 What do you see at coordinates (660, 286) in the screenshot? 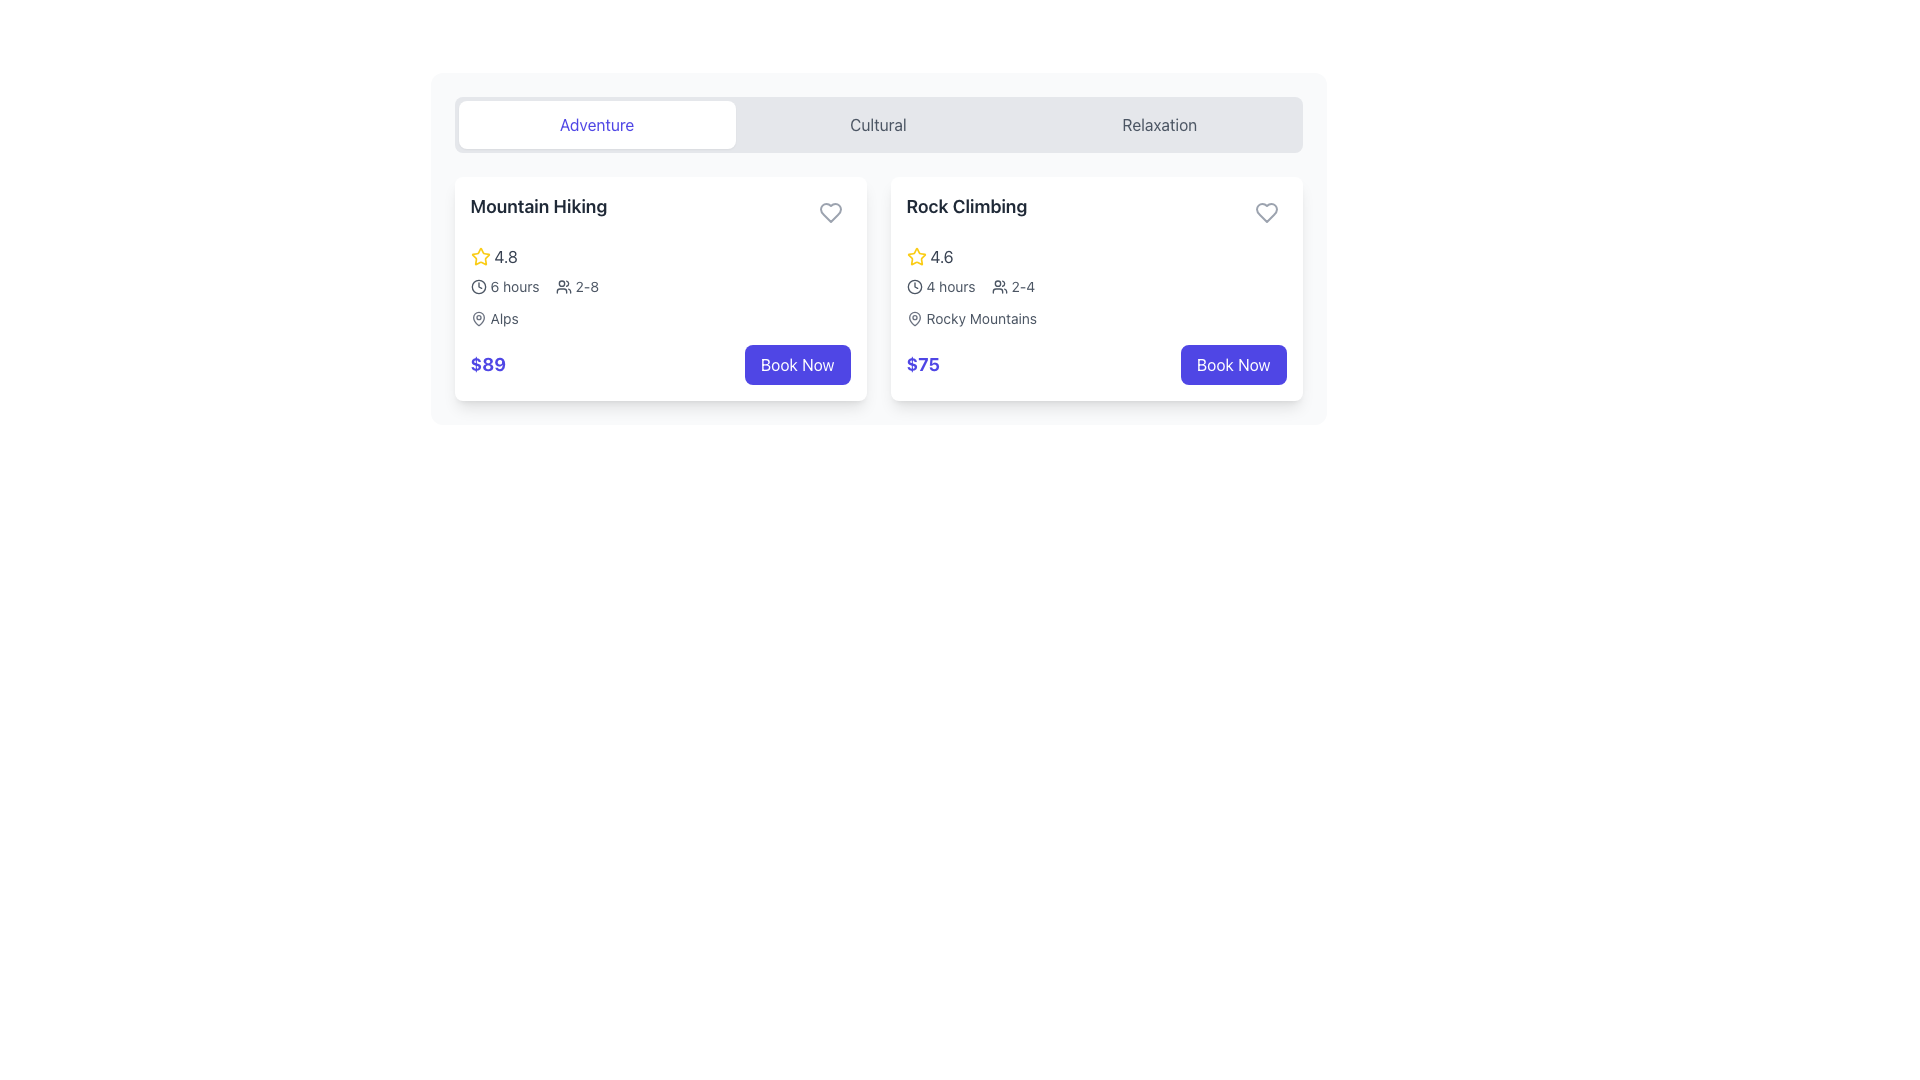
I see `the static information display for the 'Mountain Hiking' activity, which shows the duration '6 hours' and participant count '2-8'` at bounding box center [660, 286].